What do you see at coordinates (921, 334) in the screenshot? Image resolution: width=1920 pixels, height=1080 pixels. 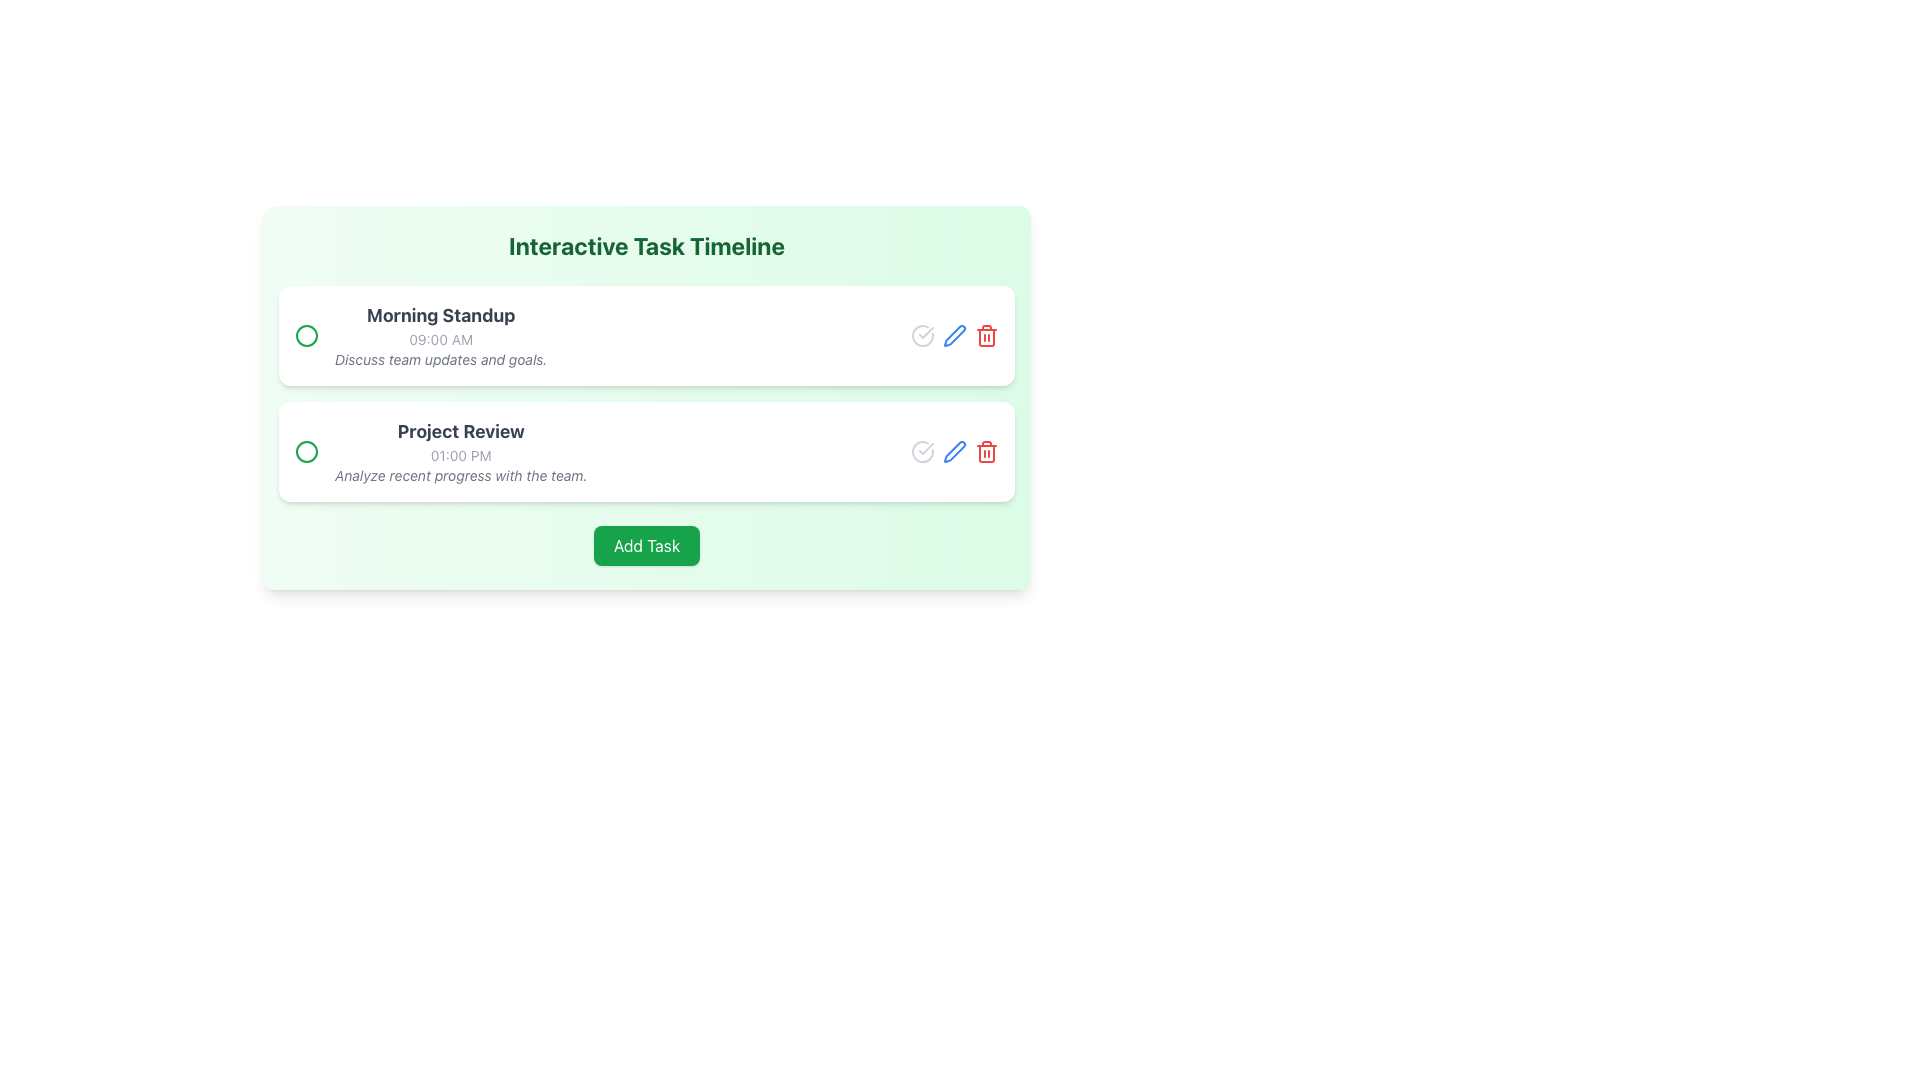 I see `the circular checkmark icon in gray that changes to green when hovered, located next to the 'Morning Standup' task card in the timeline interface` at bounding box center [921, 334].